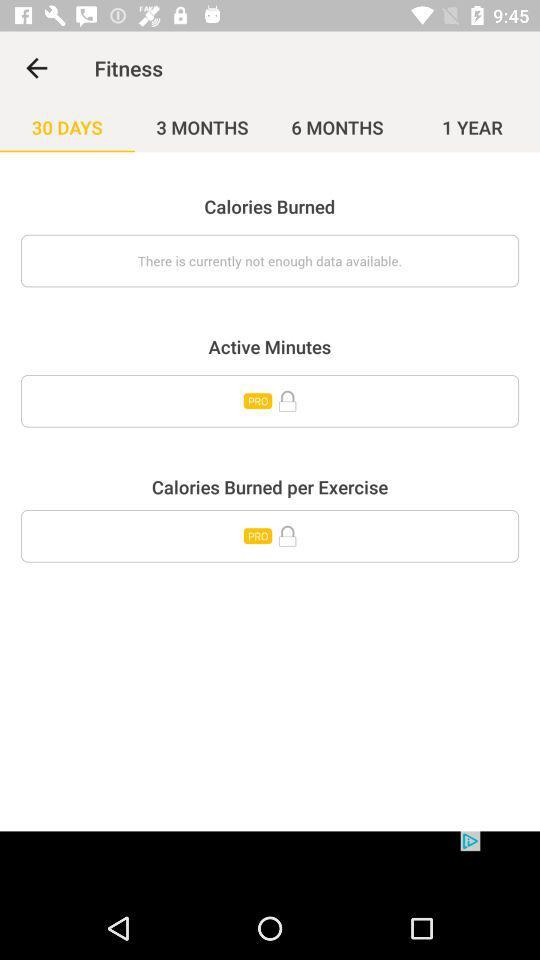 Image resolution: width=540 pixels, height=960 pixels. I want to click on the item above the 30 days, so click(36, 68).